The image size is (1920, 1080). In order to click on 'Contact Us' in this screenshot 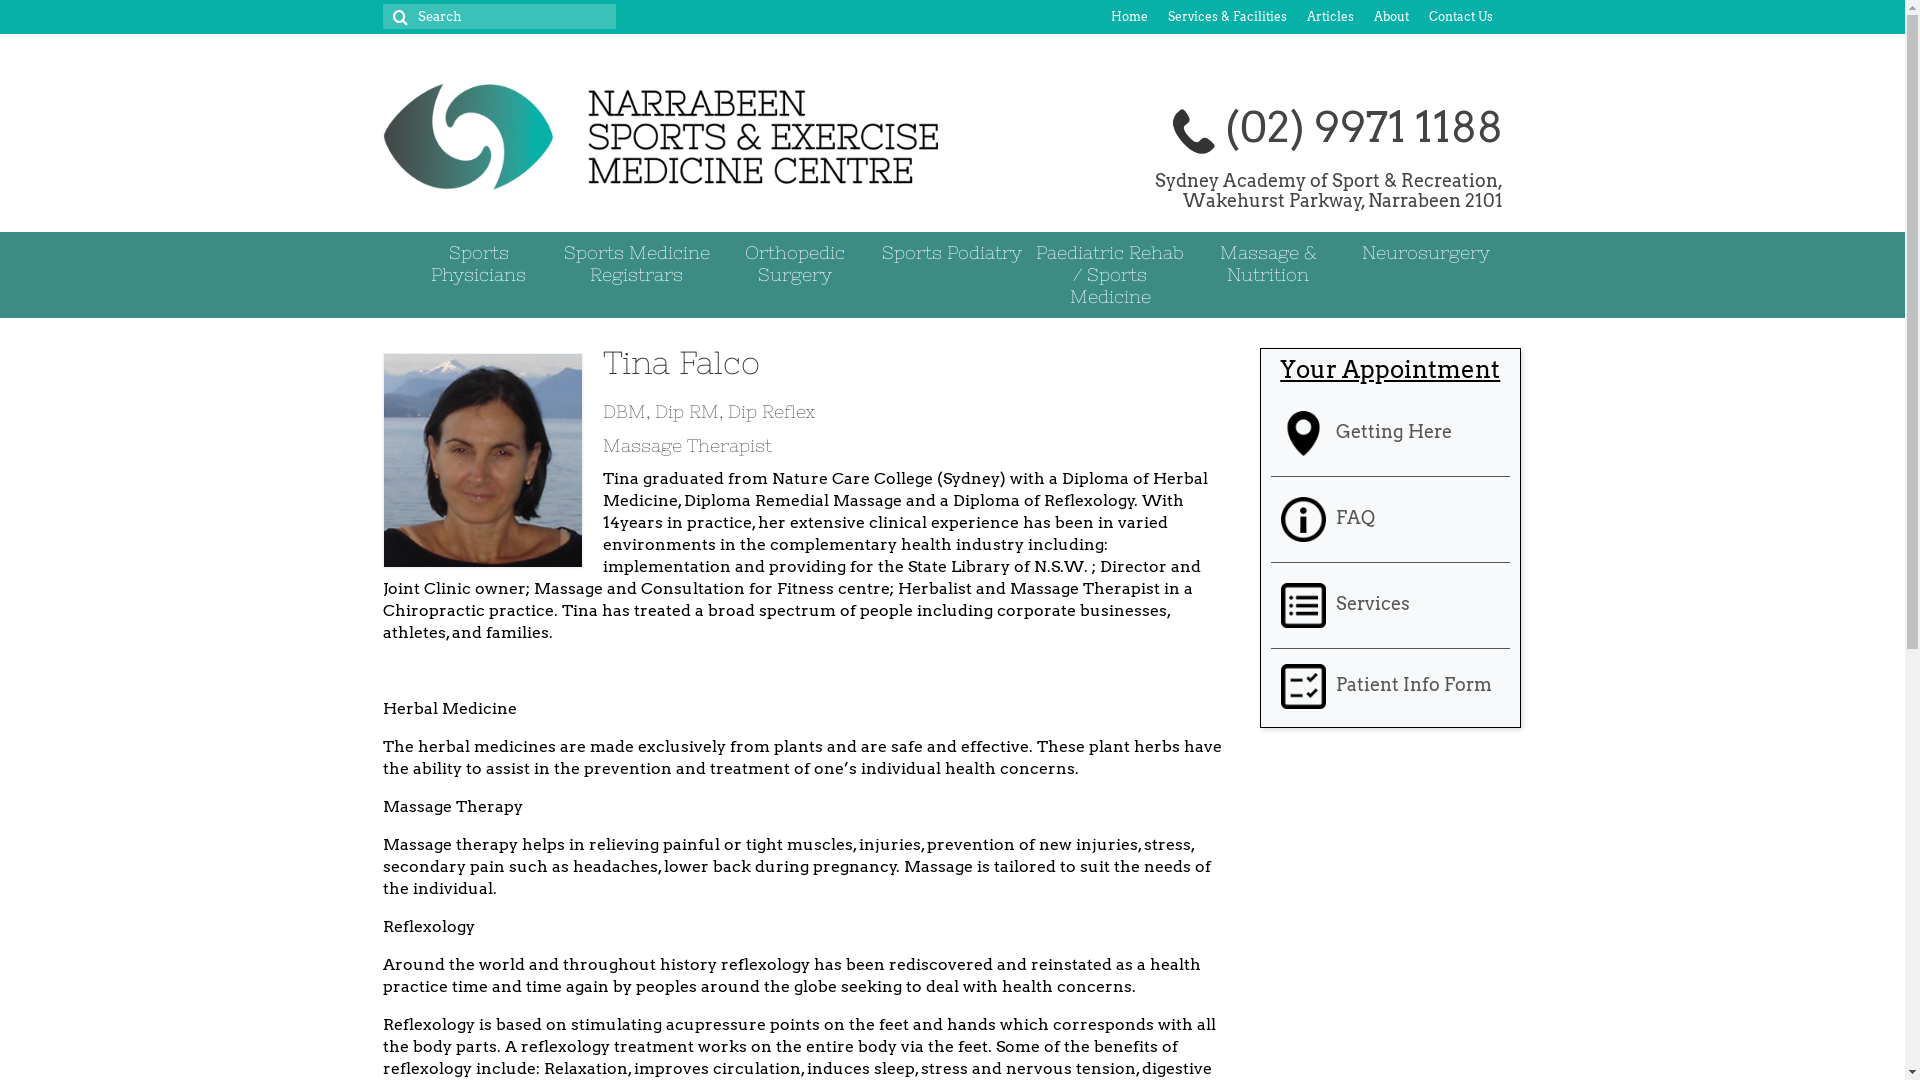, I will do `click(1459, 16)`.